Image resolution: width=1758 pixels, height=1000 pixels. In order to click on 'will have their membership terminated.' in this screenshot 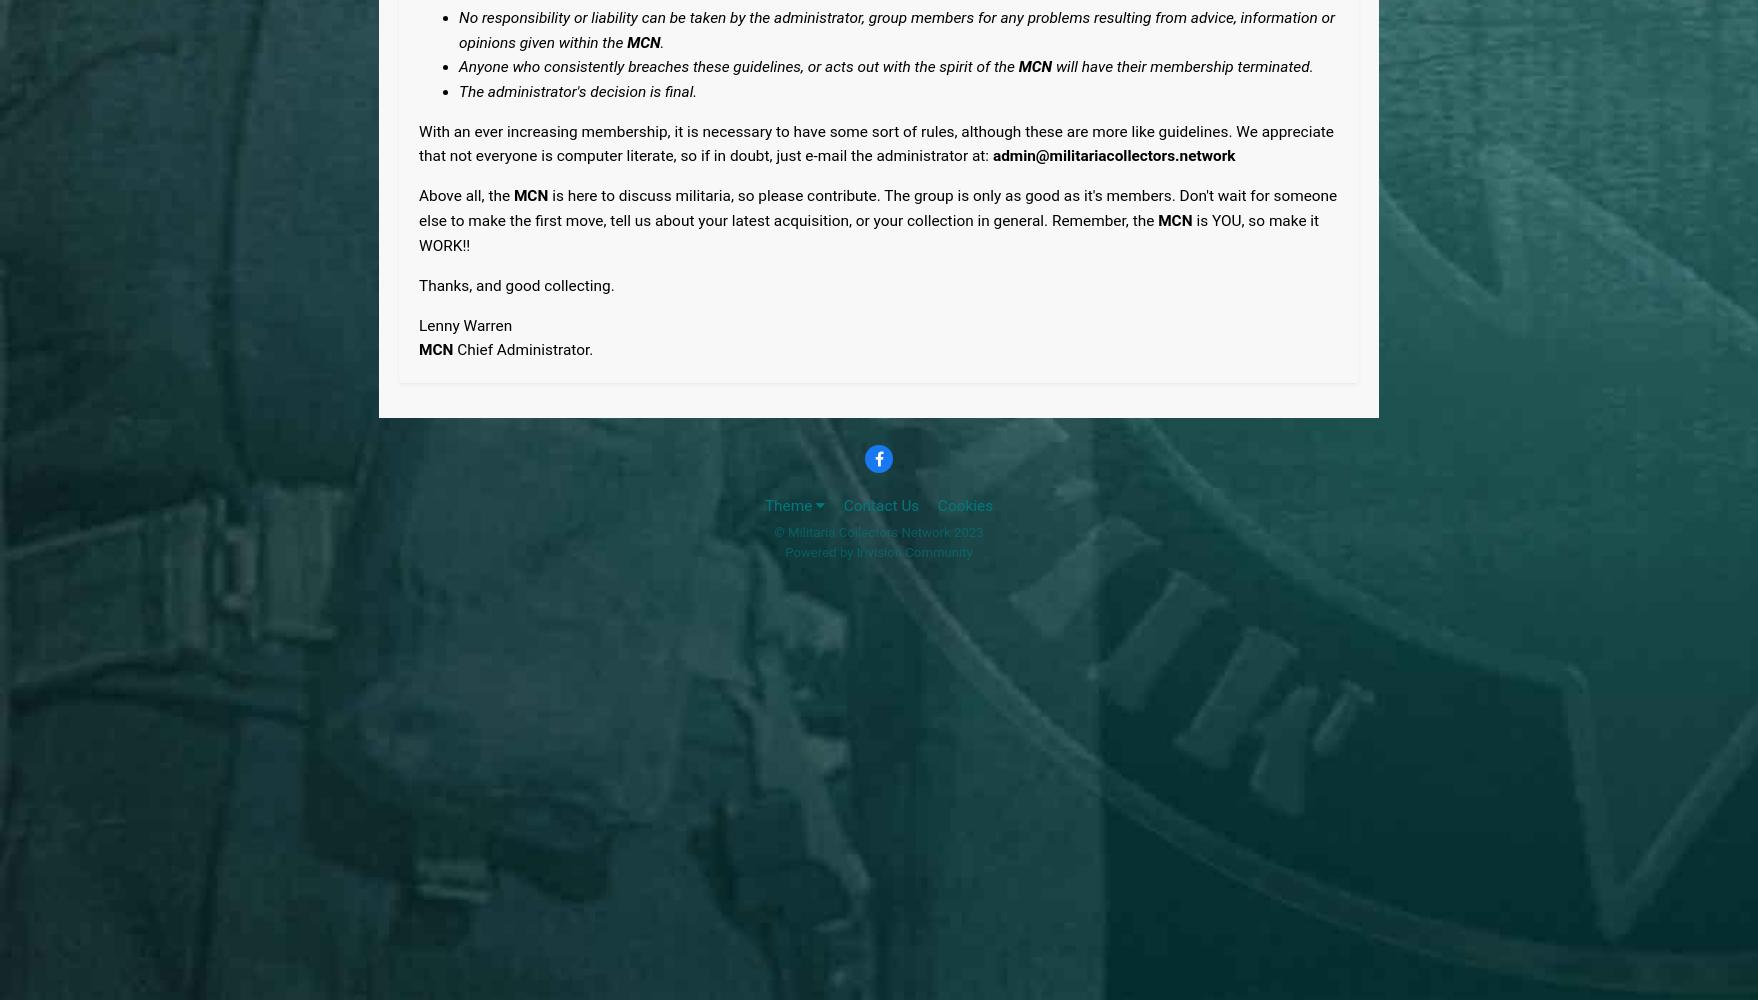, I will do `click(1182, 66)`.